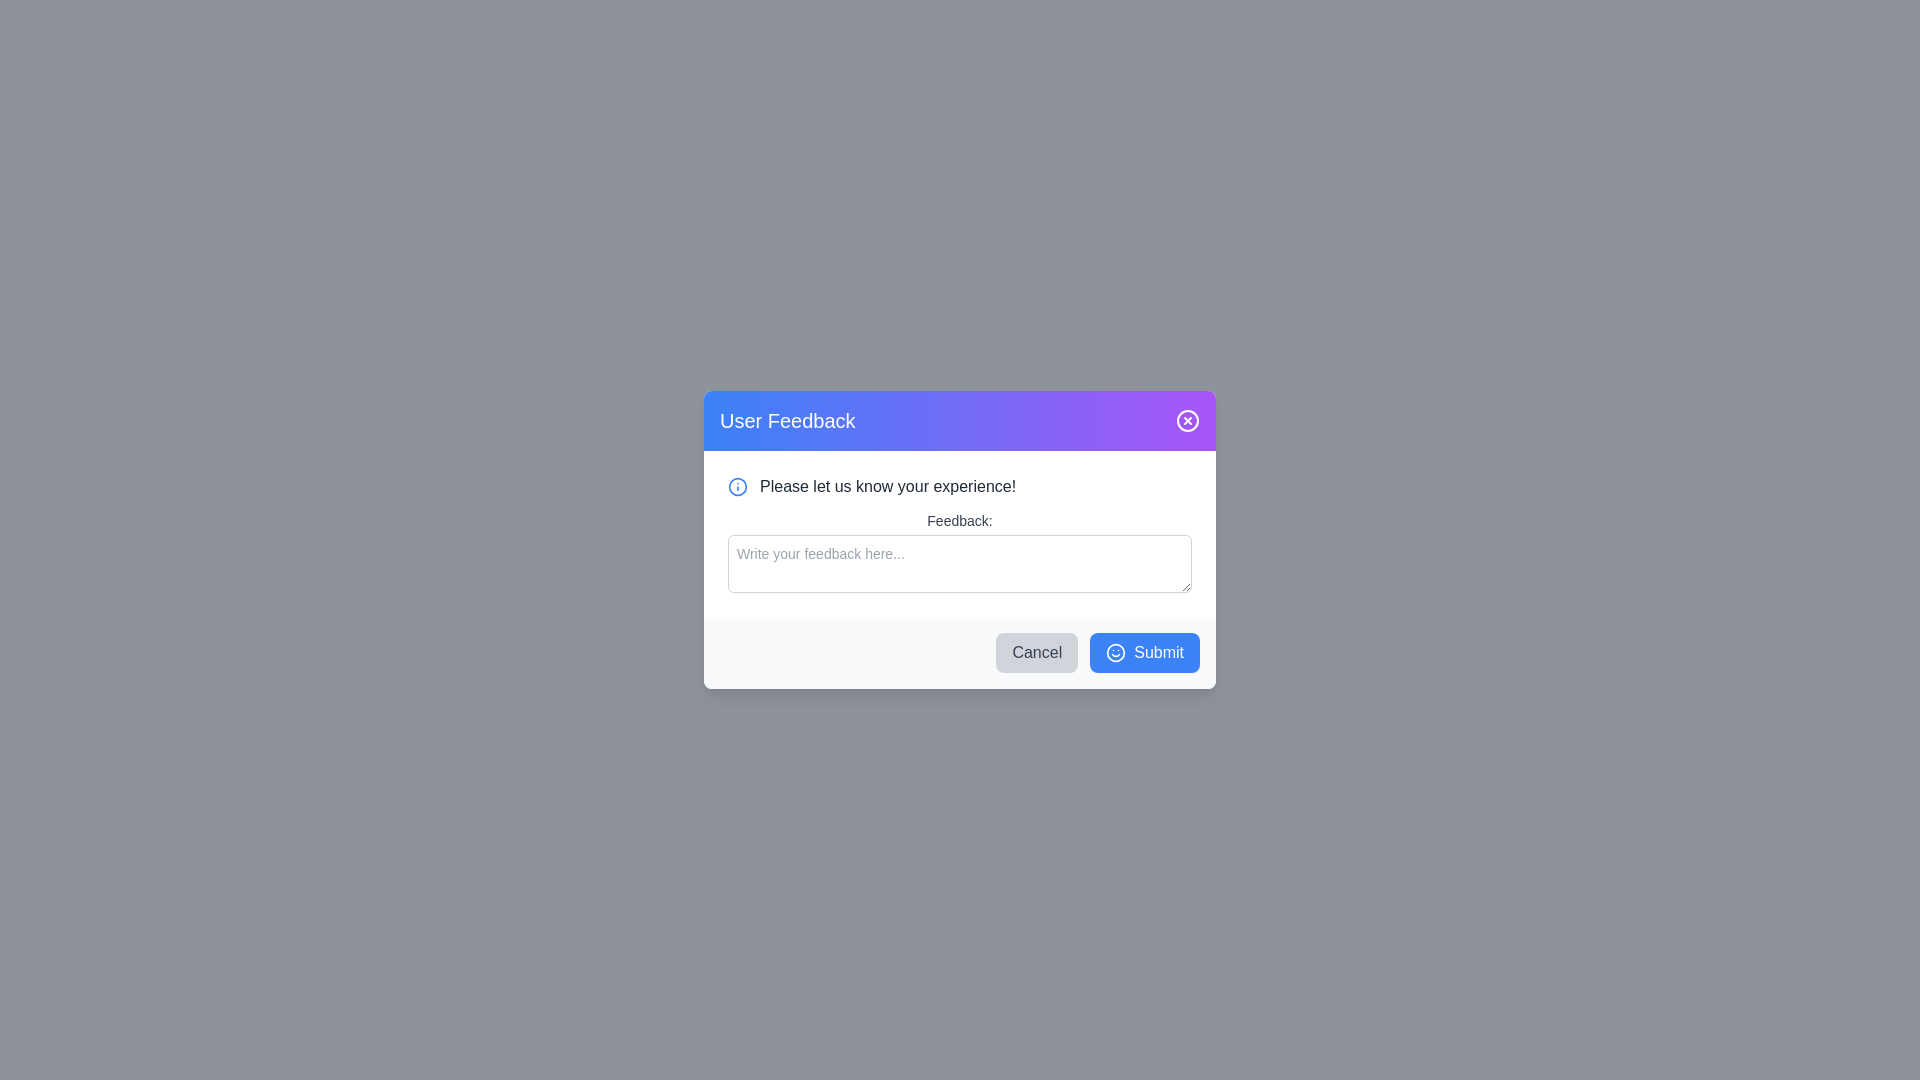 This screenshot has height=1080, width=1920. What do you see at coordinates (737, 486) in the screenshot?
I see `the information icon located to the left of the text 'Please let us know your experience!'` at bounding box center [737, 486].